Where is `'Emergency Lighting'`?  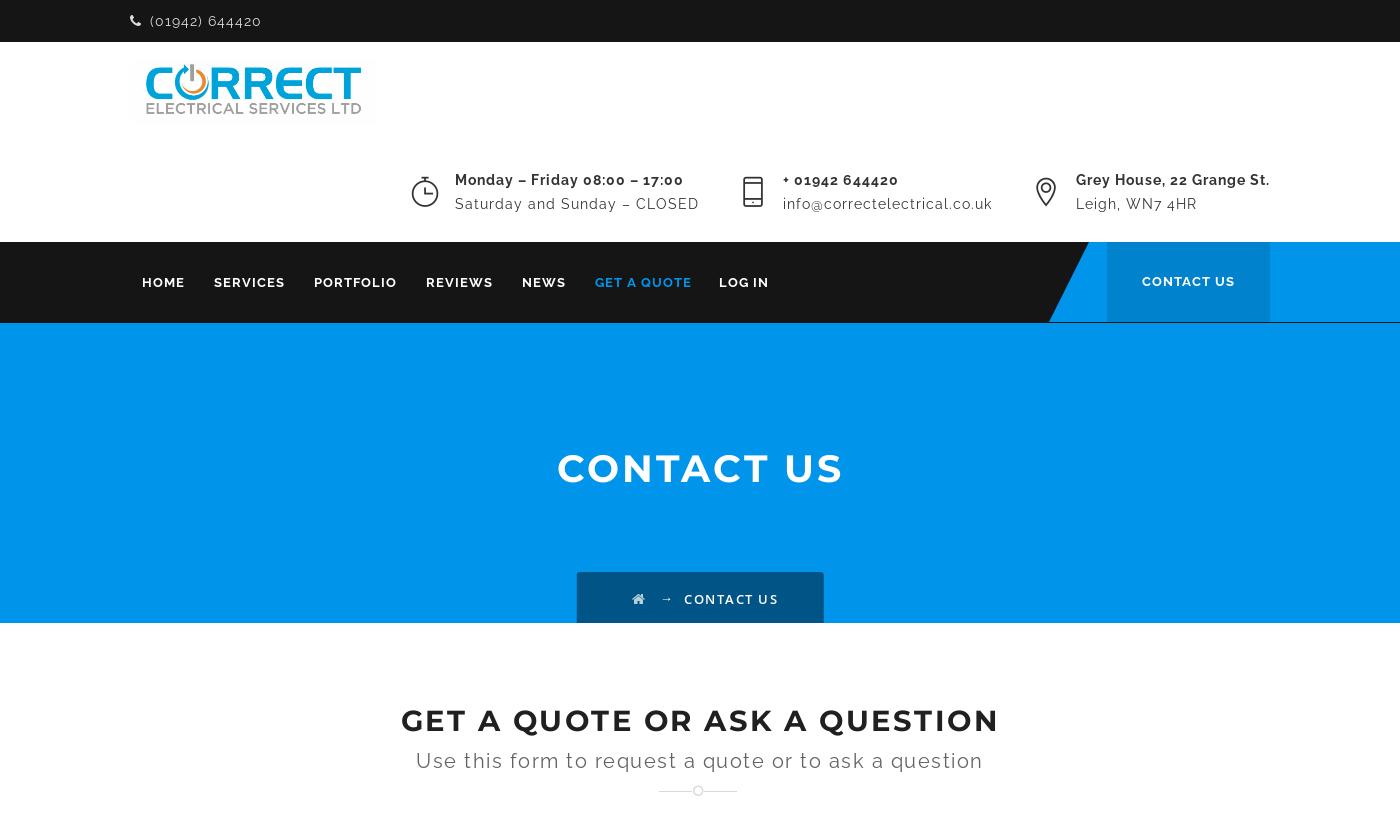 'Emergency Lighting' is located at coordinates (581, 457).